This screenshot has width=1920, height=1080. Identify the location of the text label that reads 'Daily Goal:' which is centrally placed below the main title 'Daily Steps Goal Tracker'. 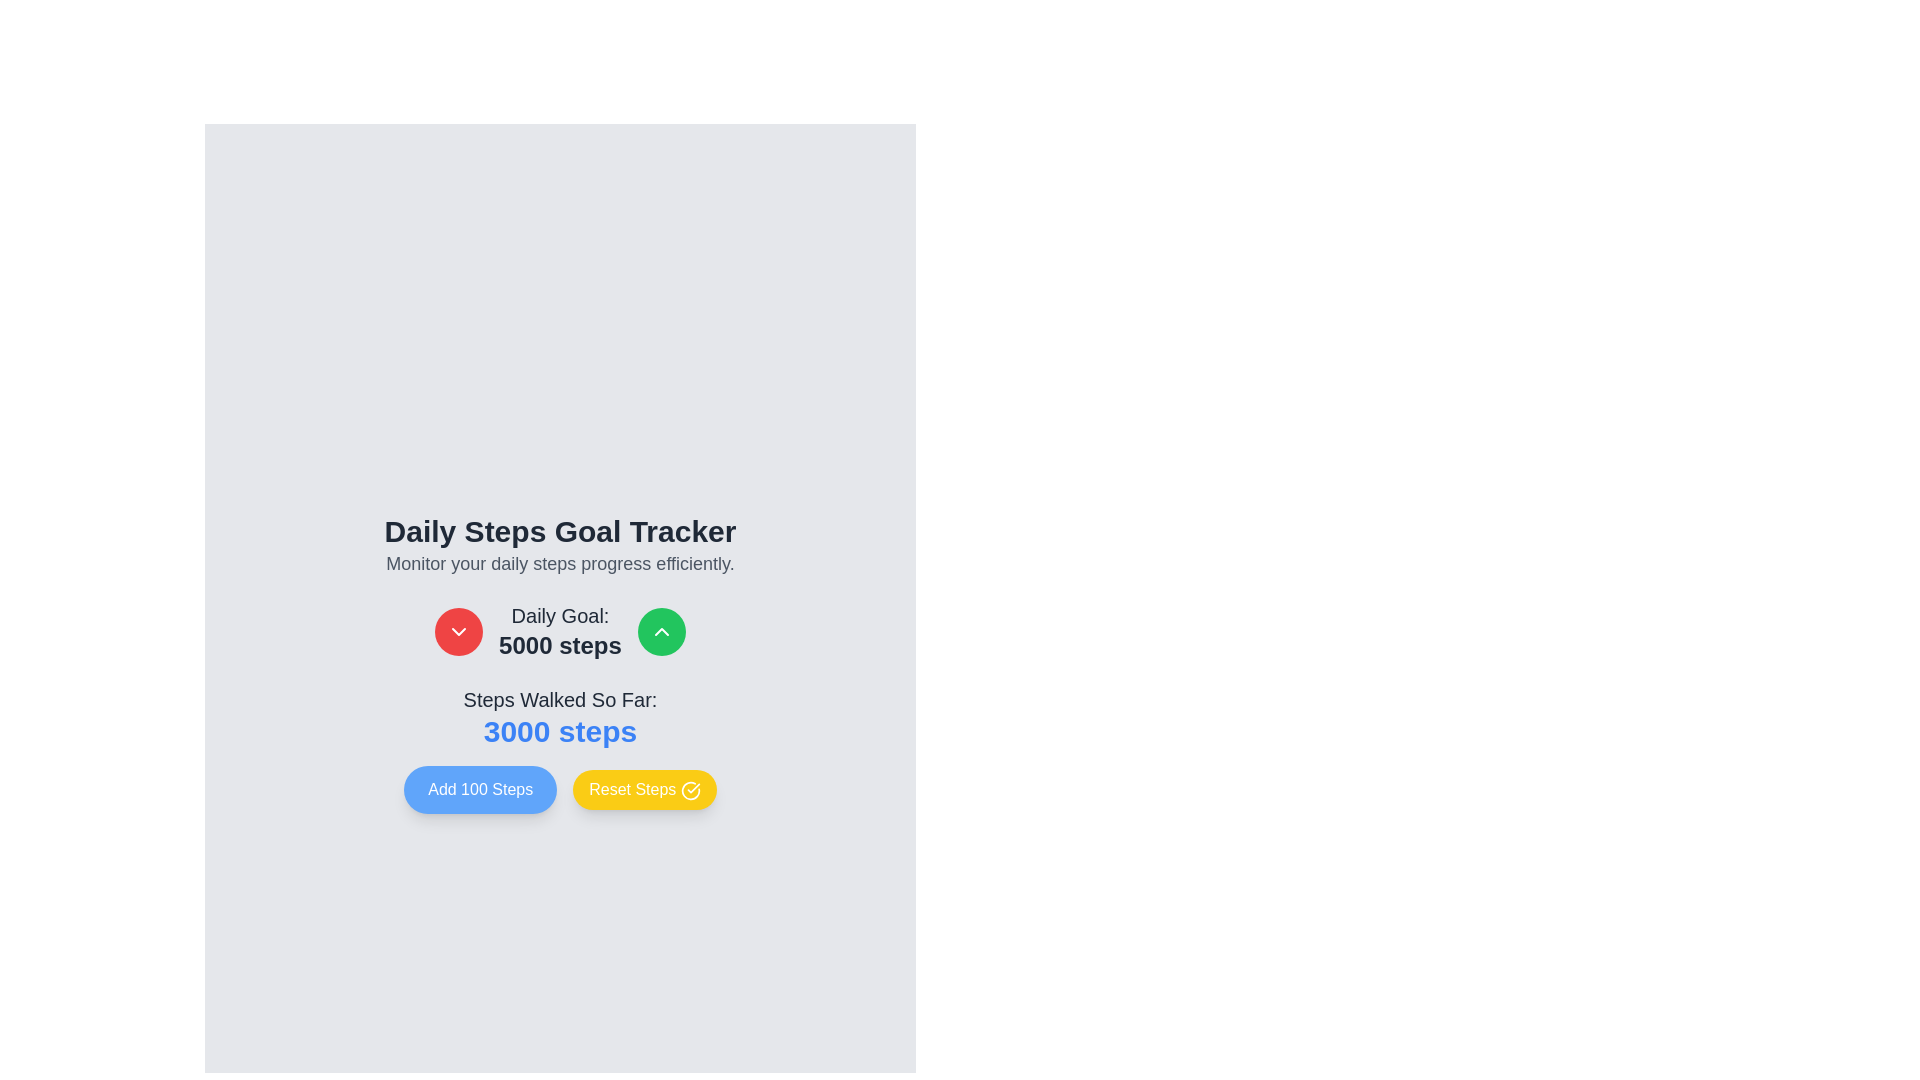
(560, 615).